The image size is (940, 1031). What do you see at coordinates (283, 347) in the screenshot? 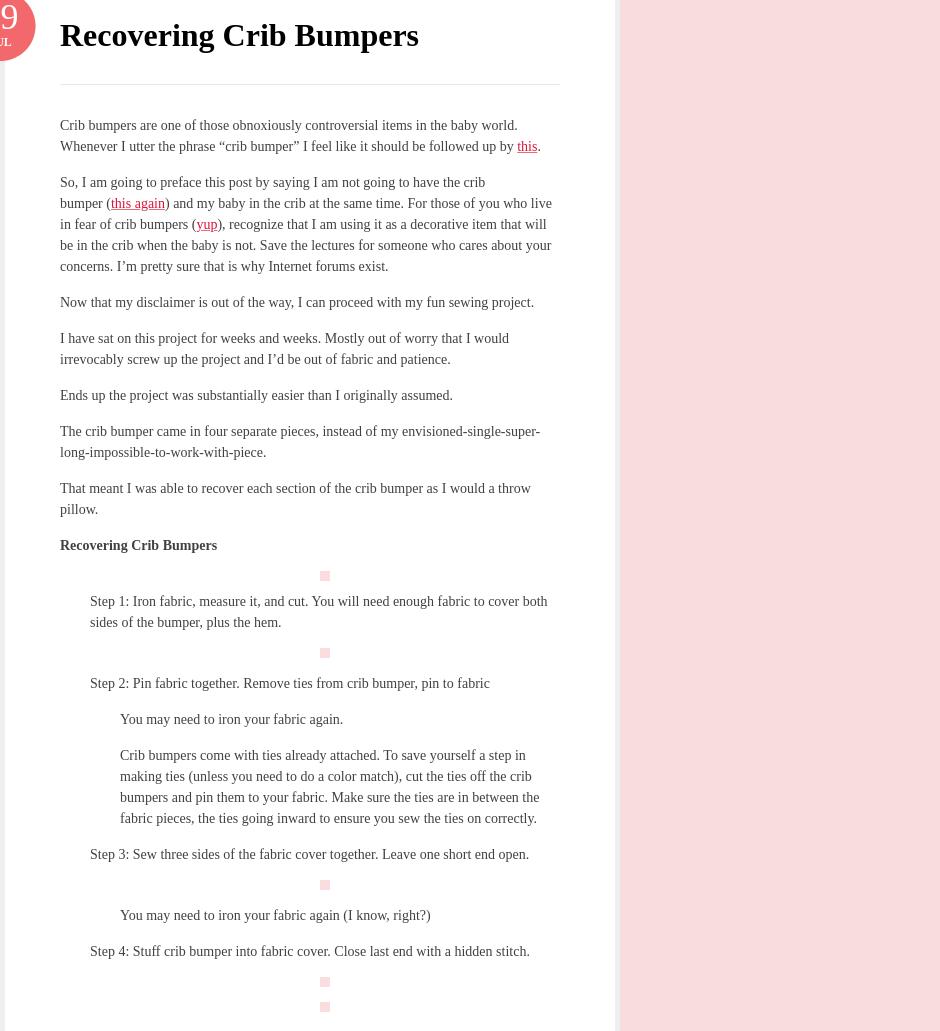
I see `'I have sat on this project for weeks and weeks. Mostly out of worry that I would irrevocably screw up the project and I’d be out of fabric and patience.'` at bounding box center [283, 347].